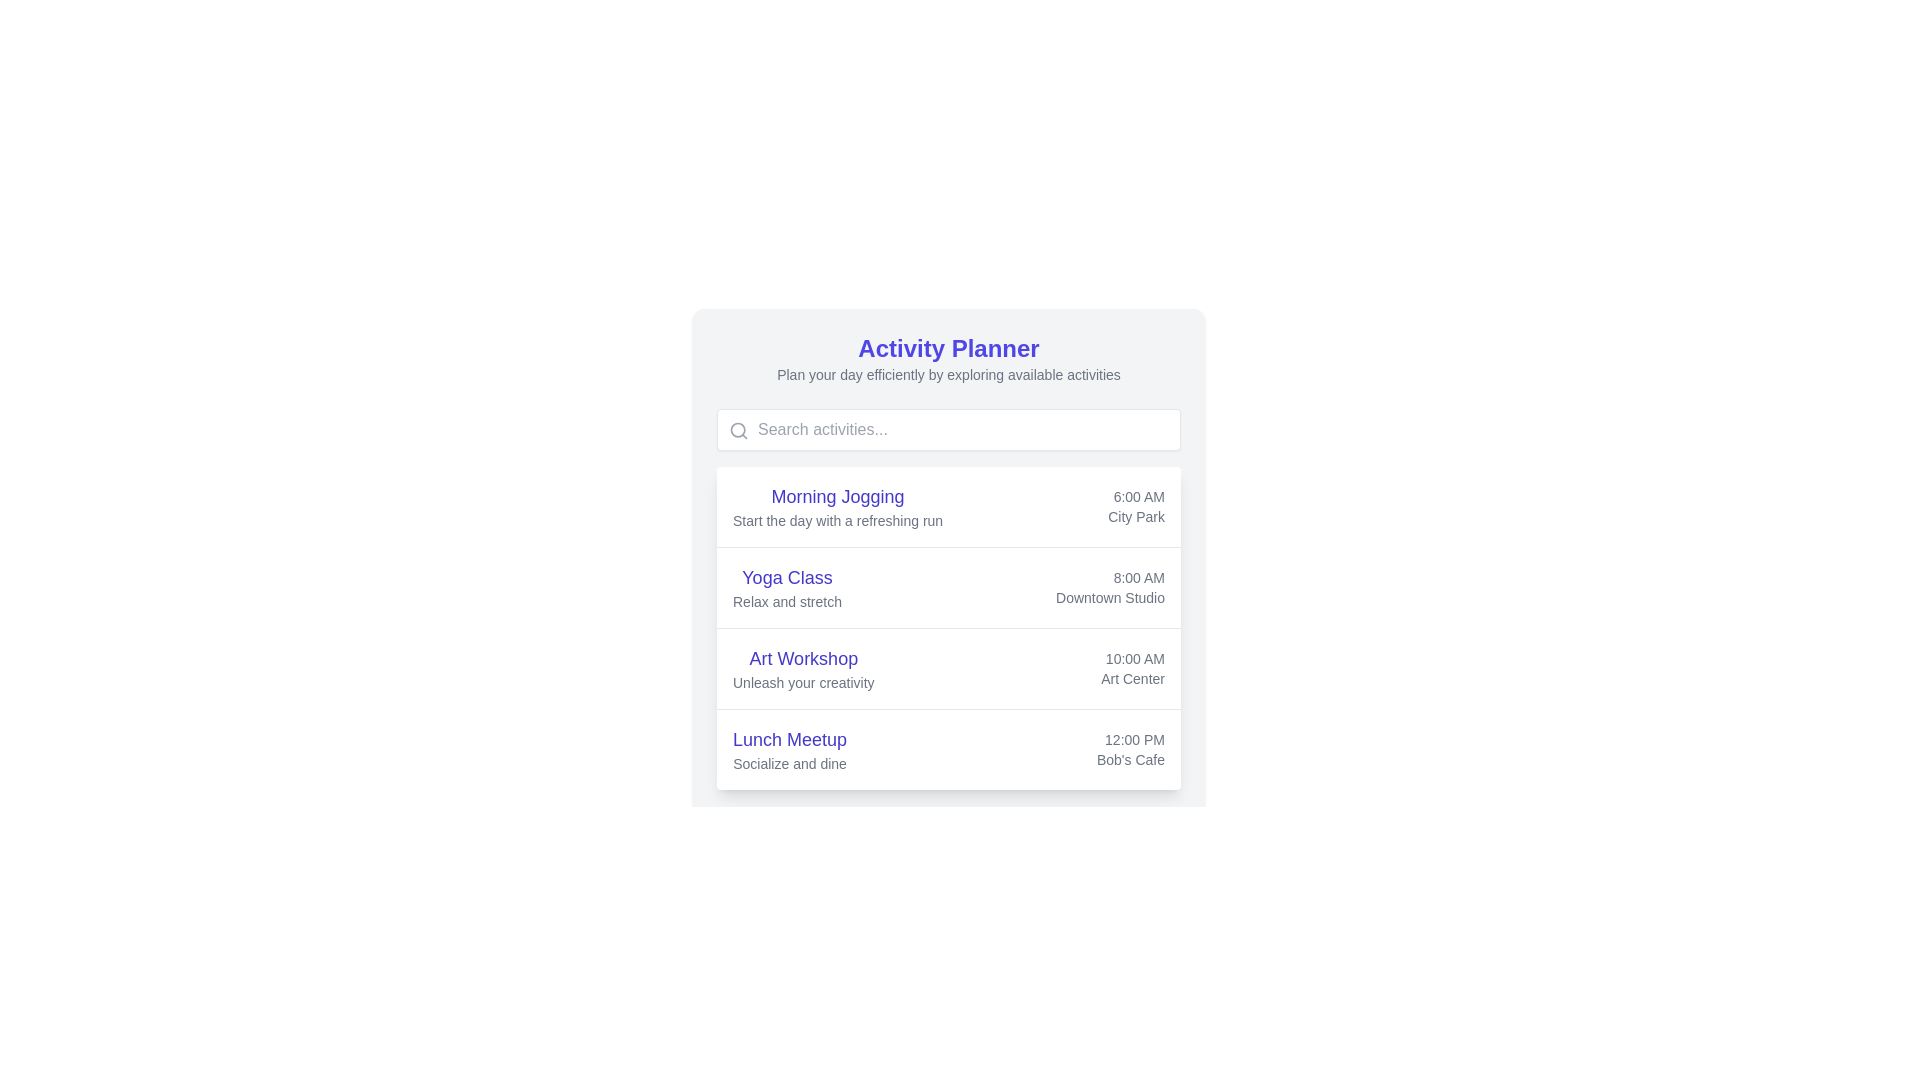 The image size is (1920, 1080). Describe the element at coordinates (737, 429) in the screenshot. I see `the decorative circle within the SVG search icon, which is a small circular shape with a light gray outline, centrally positioned within the larger search icon near the top-left corner of the 'Search activities...' text input box` at that location.